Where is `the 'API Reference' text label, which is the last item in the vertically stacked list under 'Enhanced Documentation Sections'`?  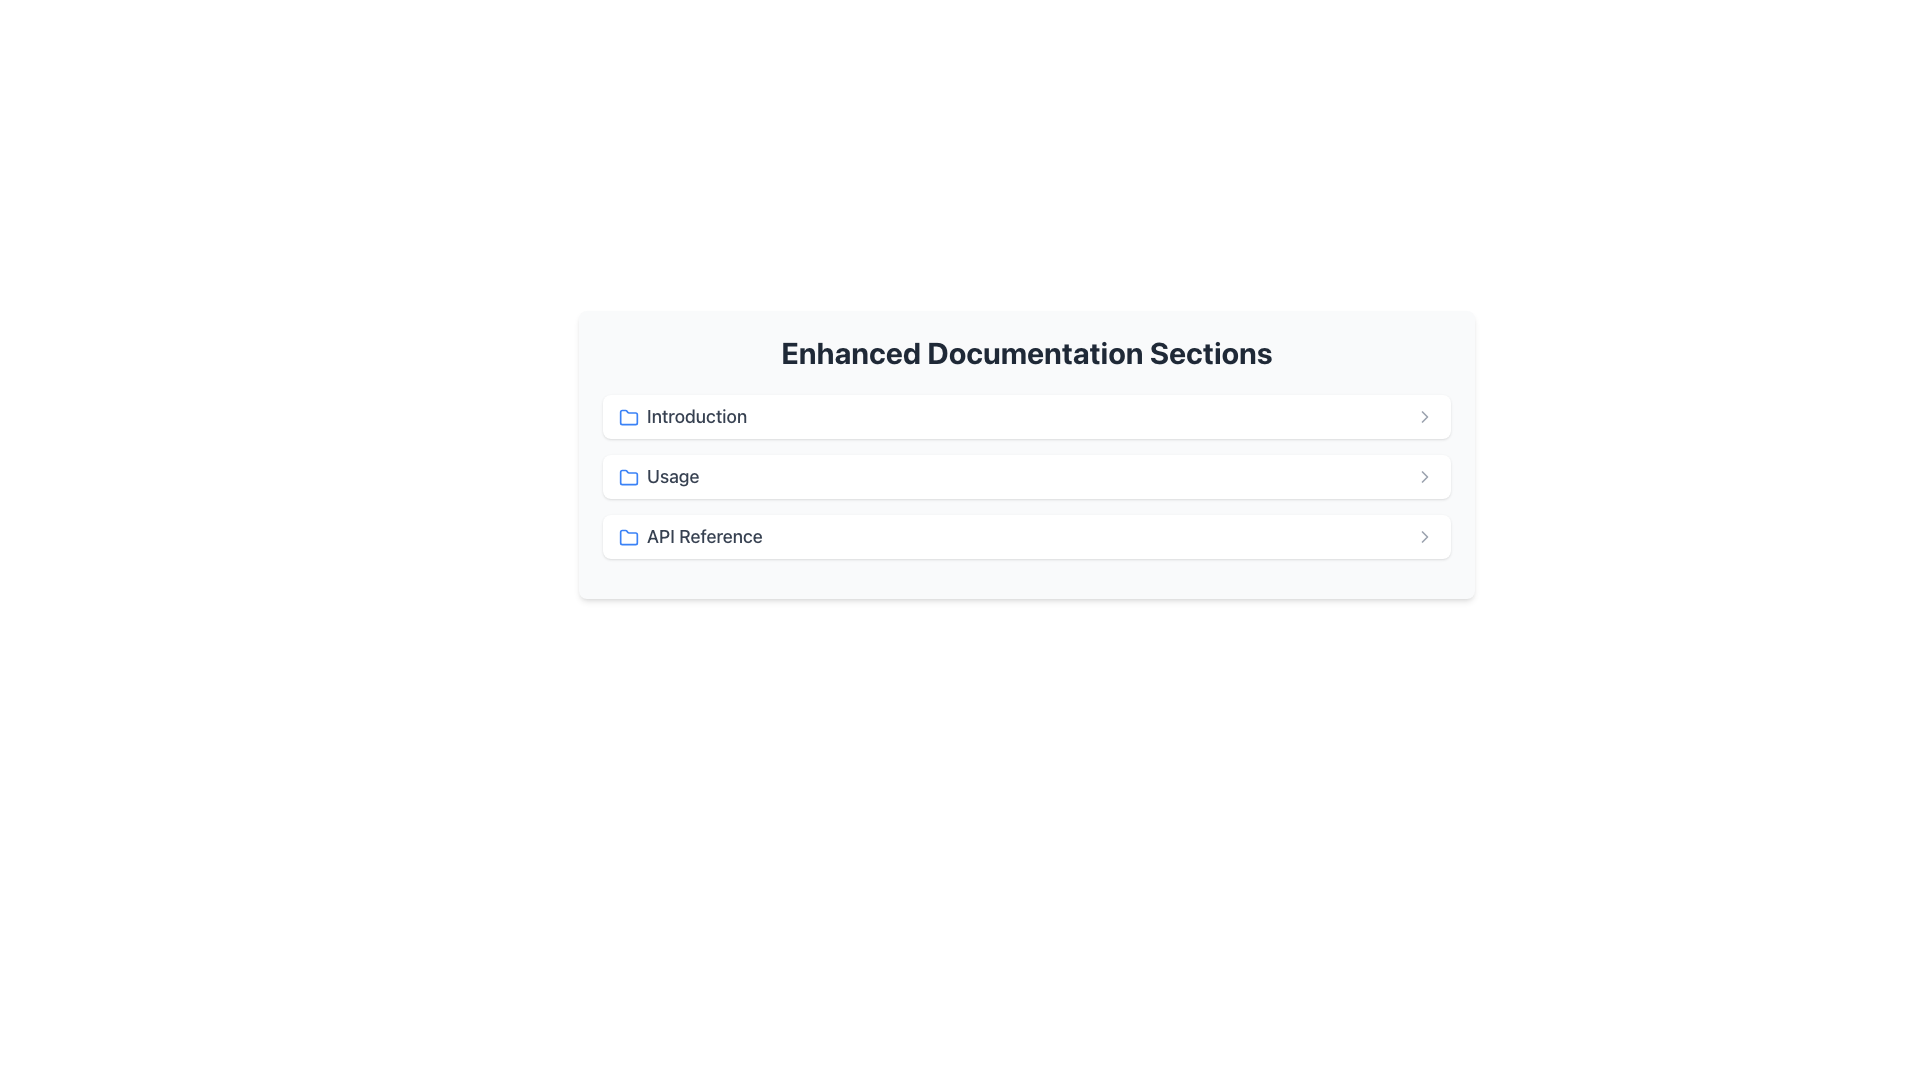 the 'API Reference' text label, which is the last item in the vertically stacked list under 'Enhanced Documentation Sections' is located at coordinates (690, 535).